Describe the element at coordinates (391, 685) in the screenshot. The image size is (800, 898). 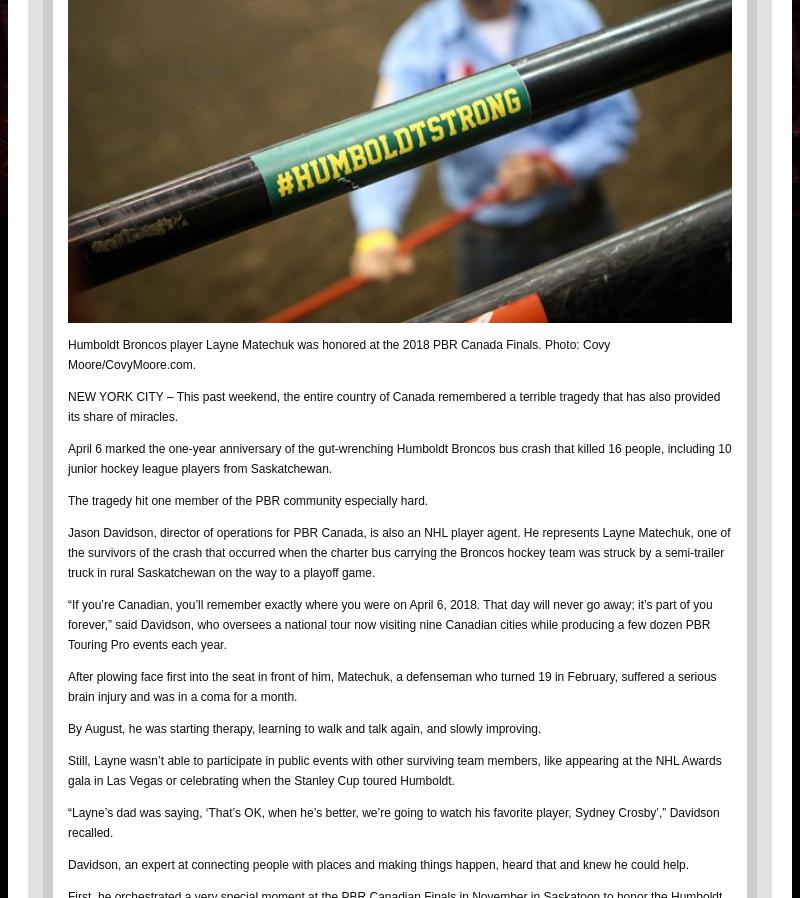
I see `'After plowing face first into the seat in front of him, Matechuk, a defenseman who turned 19 in February, suffered a serious brain injury and was in a coma for a month.'` at that location.